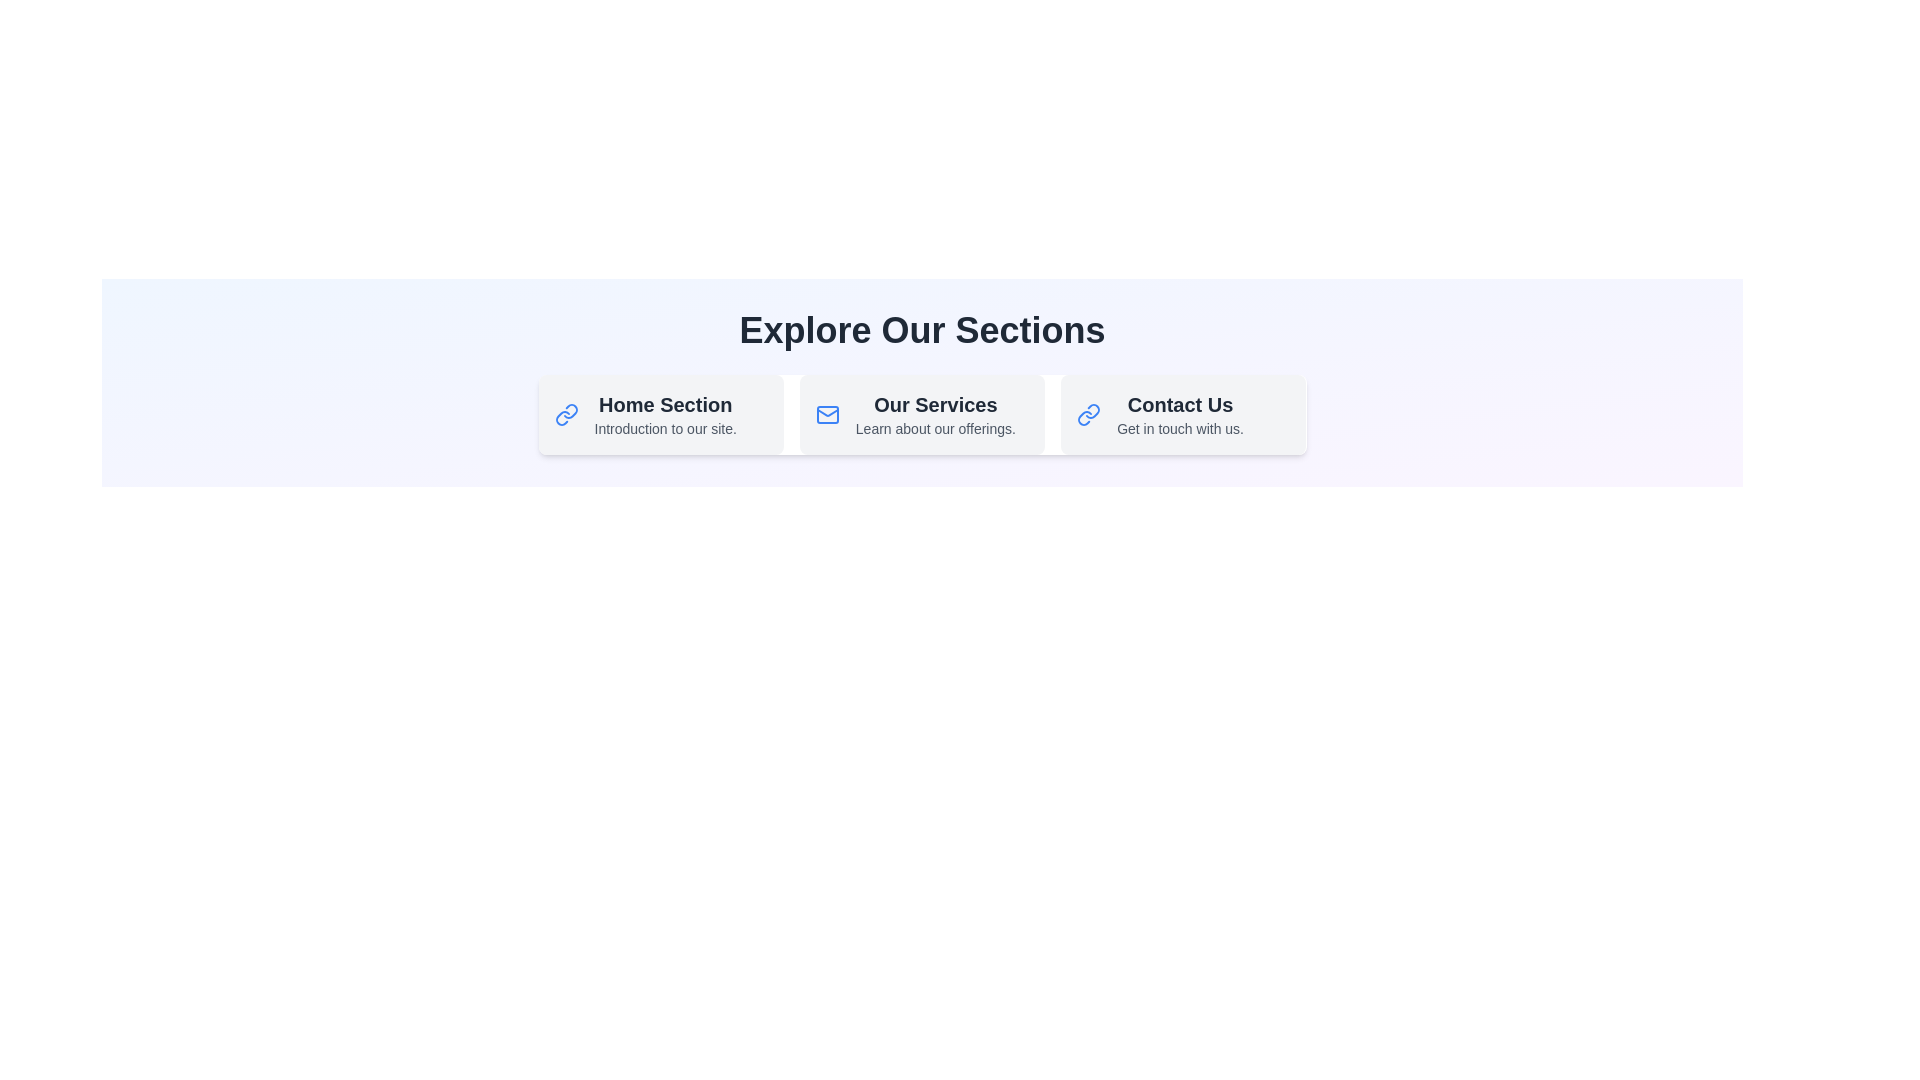  I want to click on the 'Home Section' text block with icon, which displays the text 'Home Section' in bold and larger font, accompanied by a decorative chain icon on the left, so click(661, 414).